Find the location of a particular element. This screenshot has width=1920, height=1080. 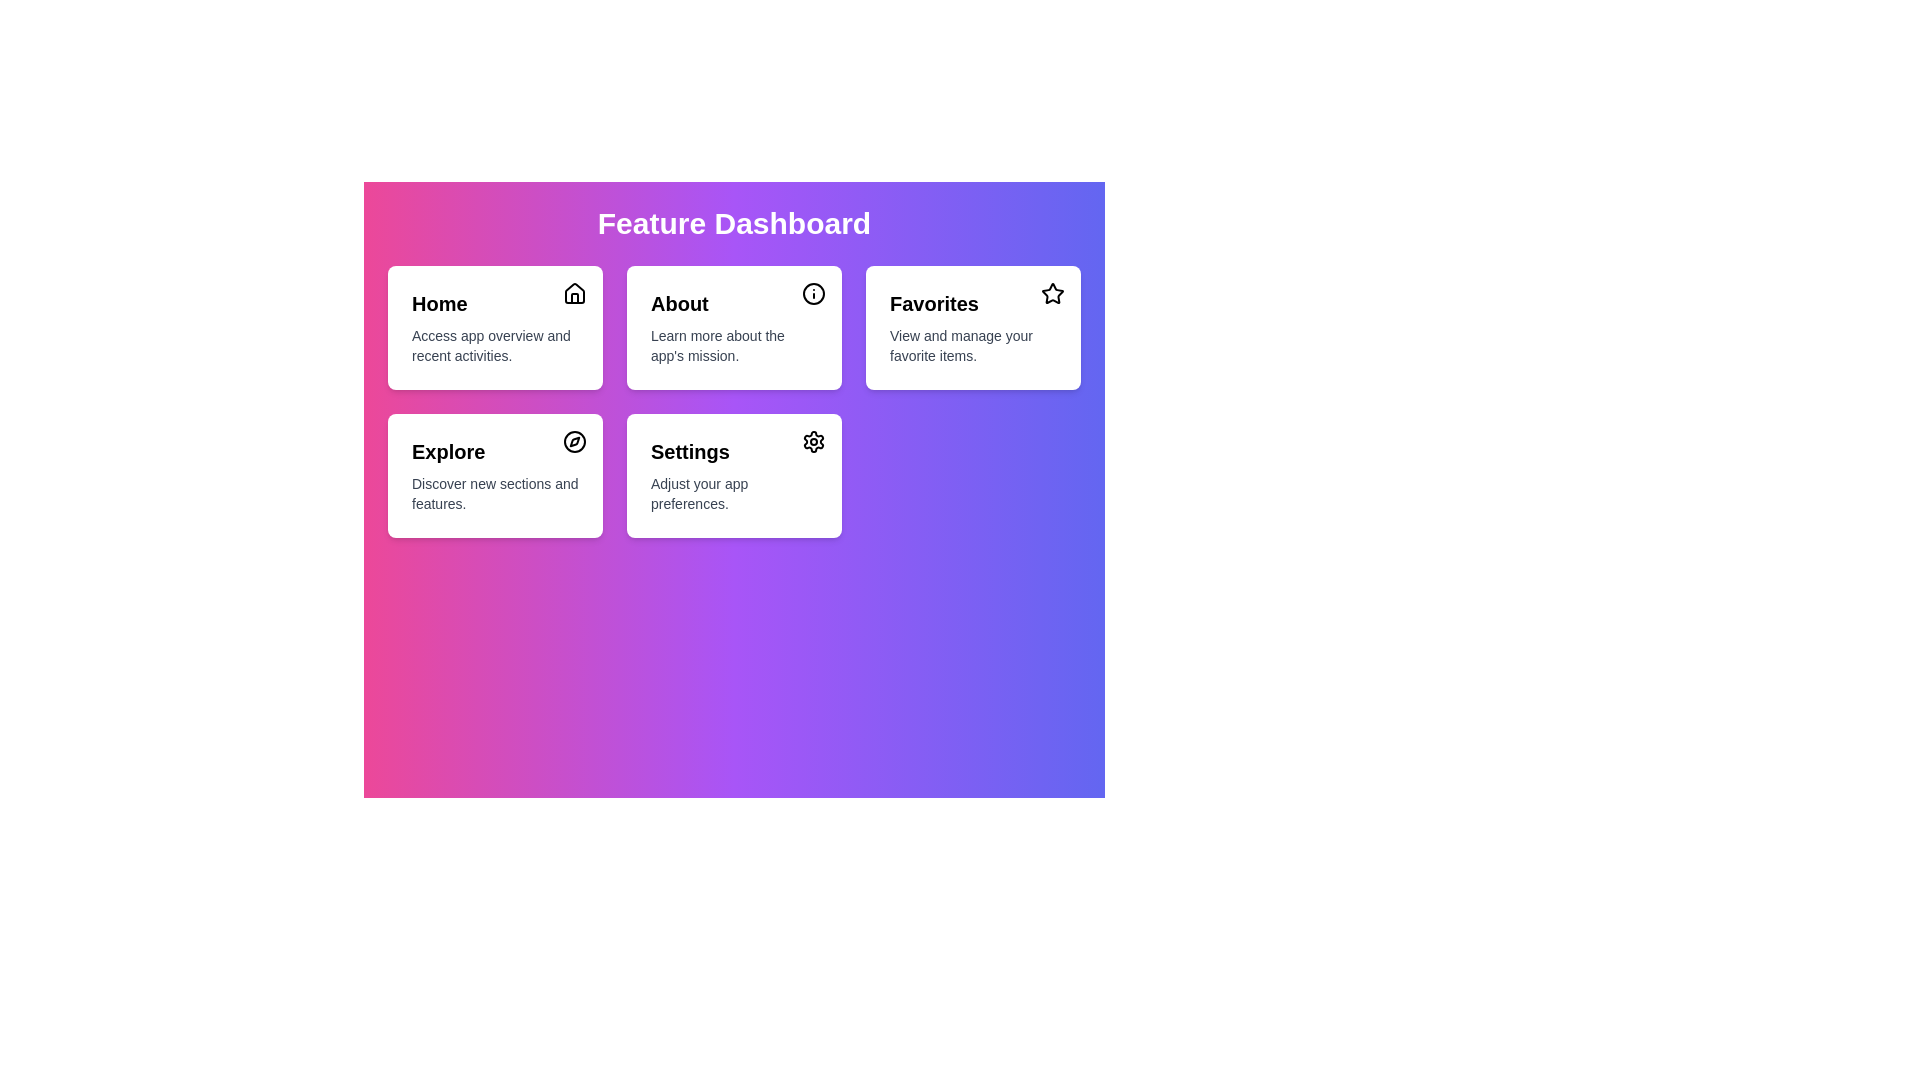

the icon of the menu item labeled About is located at coordinates (814, 293).